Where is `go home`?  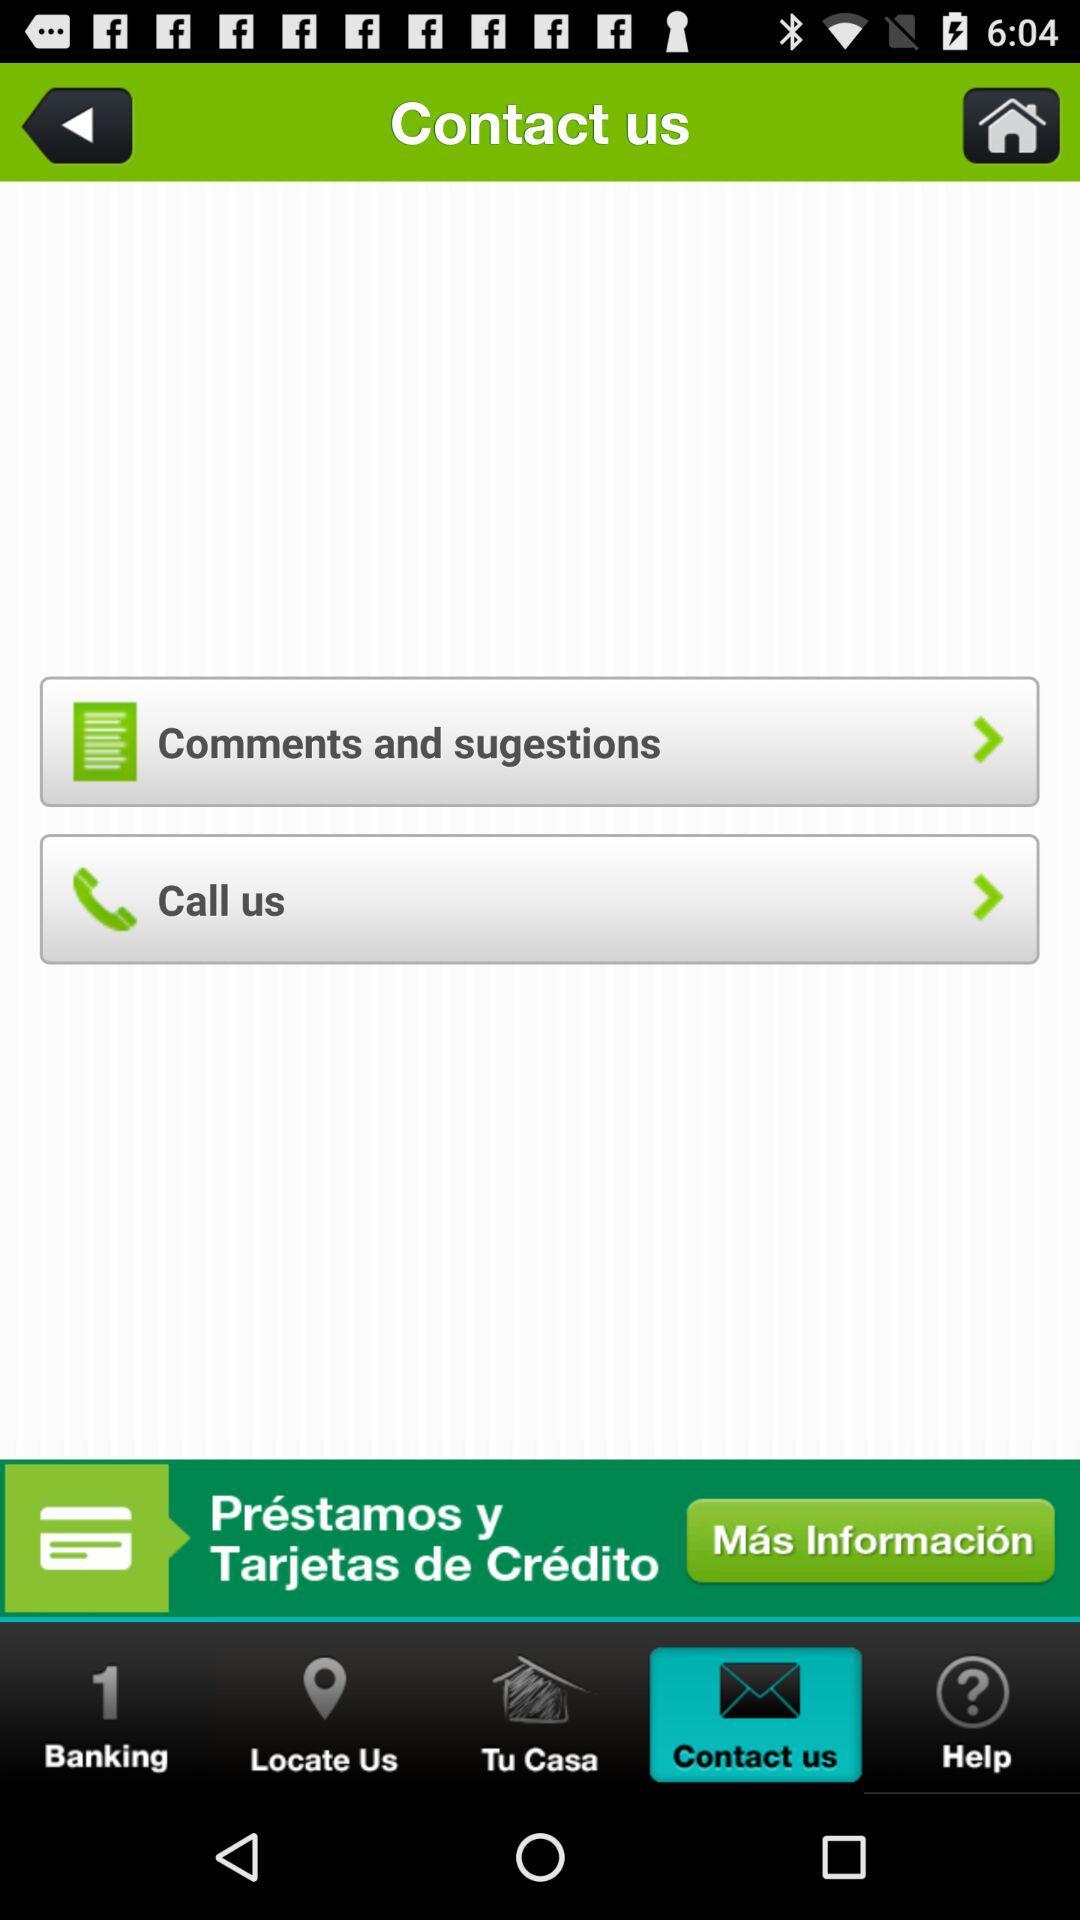 go home is located at coordinates (999, 121).